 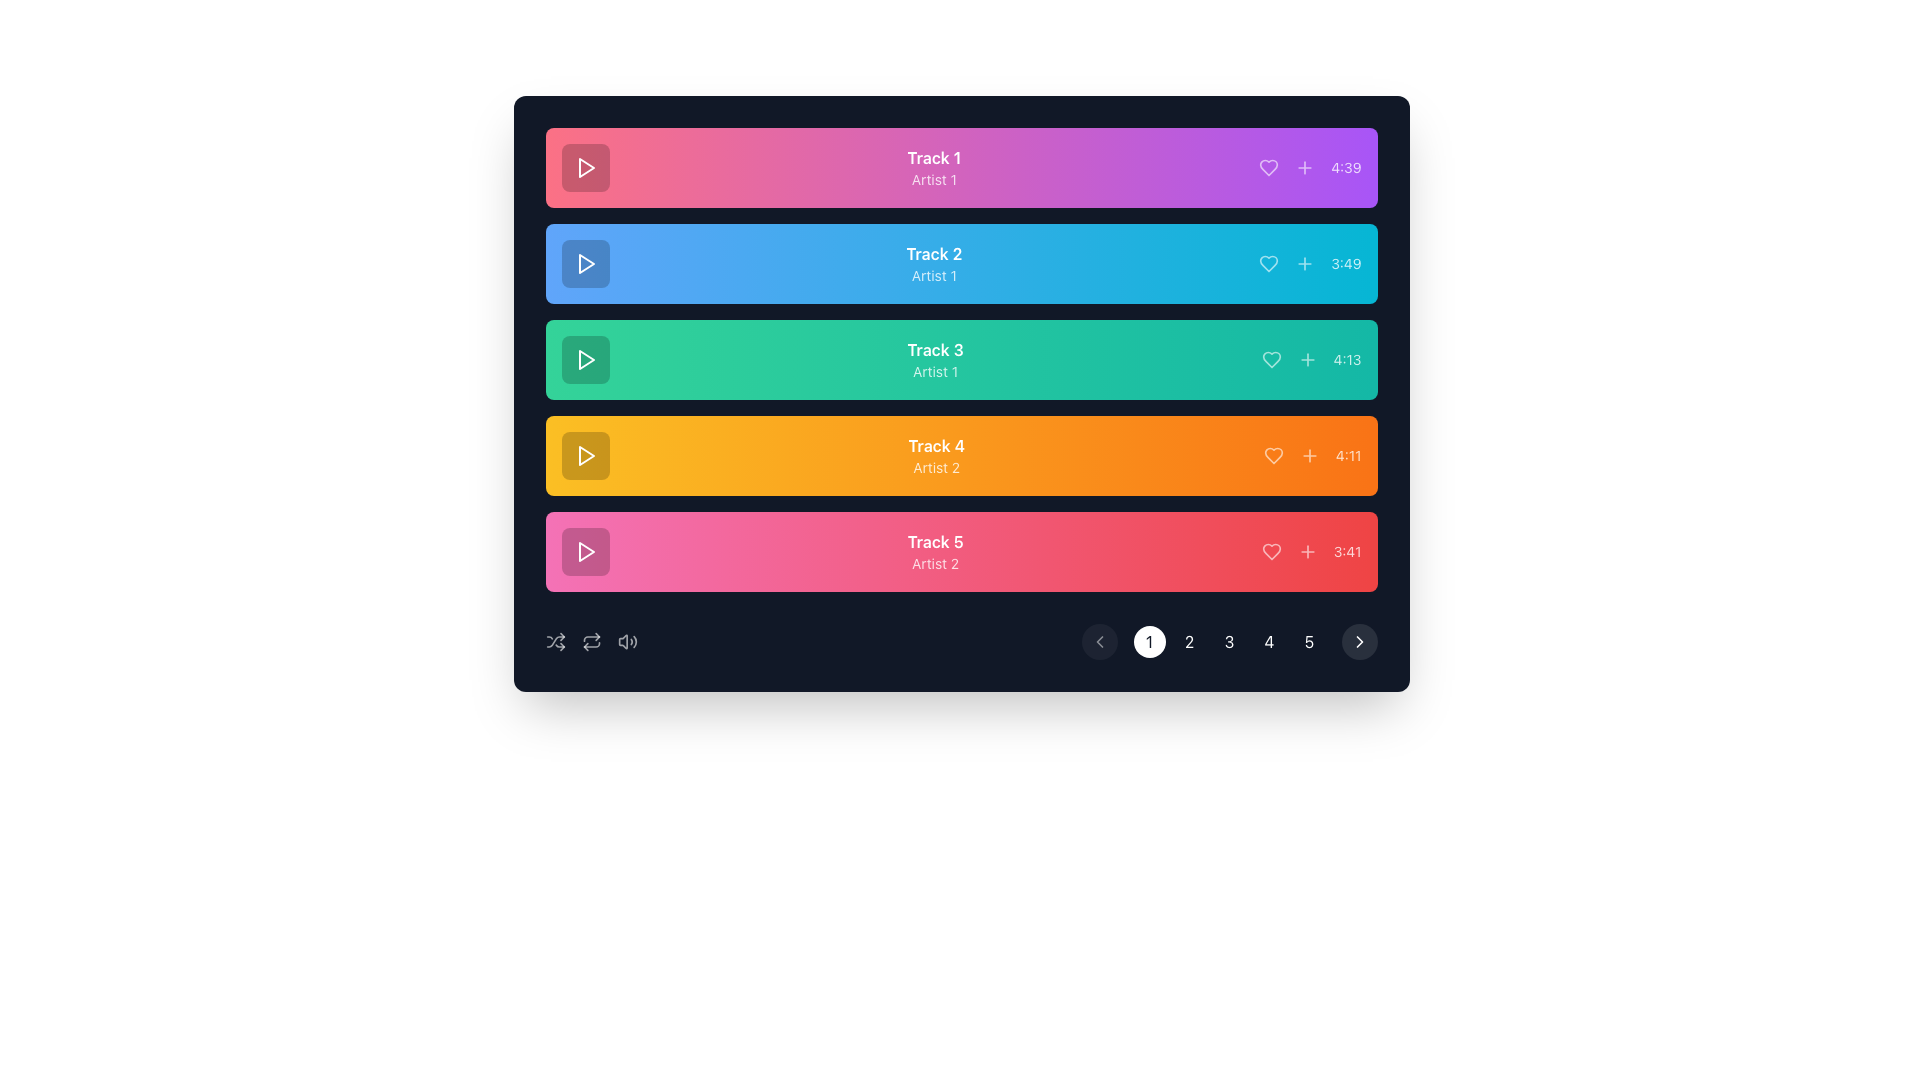 I want to click on the play button for the fifth track labeled 'Track 5' with a pink background to initiate playback, so click(x=584, y=551).